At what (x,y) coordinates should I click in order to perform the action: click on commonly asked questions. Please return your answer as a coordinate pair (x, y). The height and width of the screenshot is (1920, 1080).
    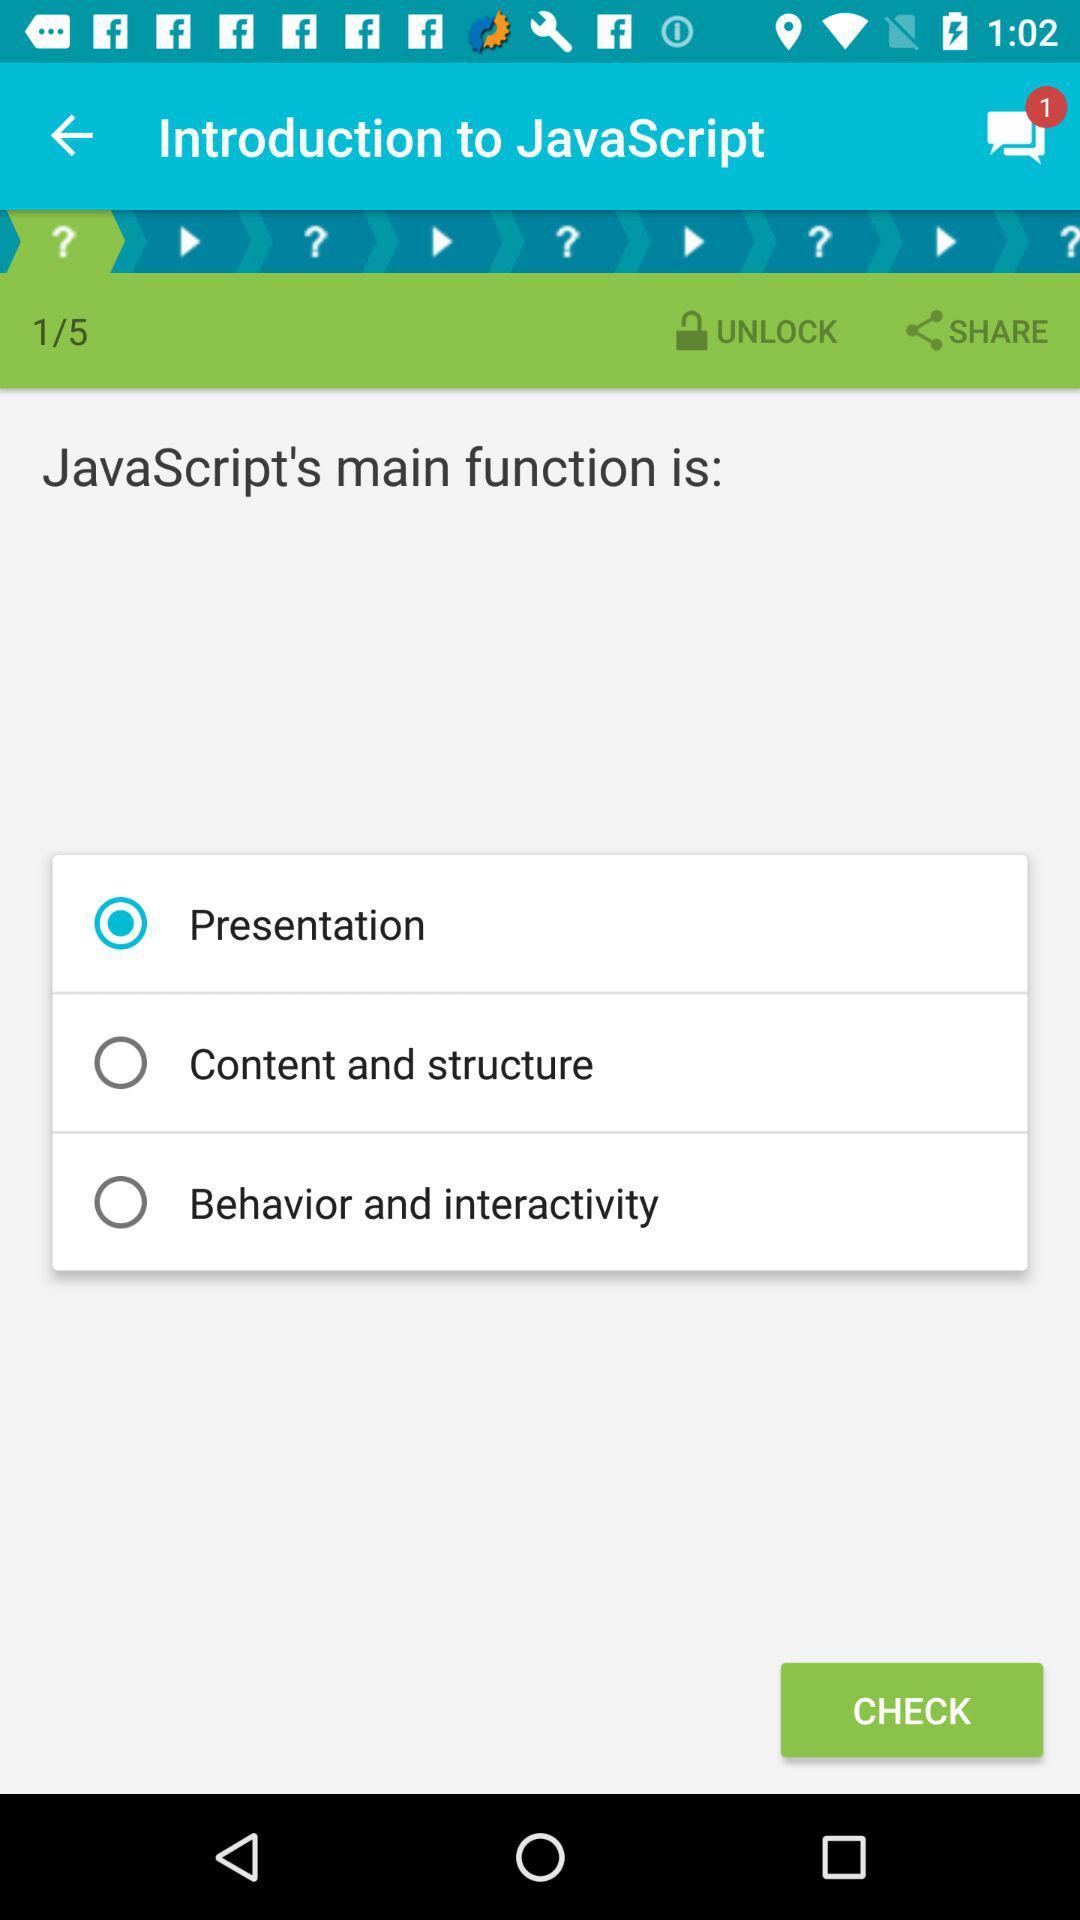
    Looking at the image, I should click on (61, 240).